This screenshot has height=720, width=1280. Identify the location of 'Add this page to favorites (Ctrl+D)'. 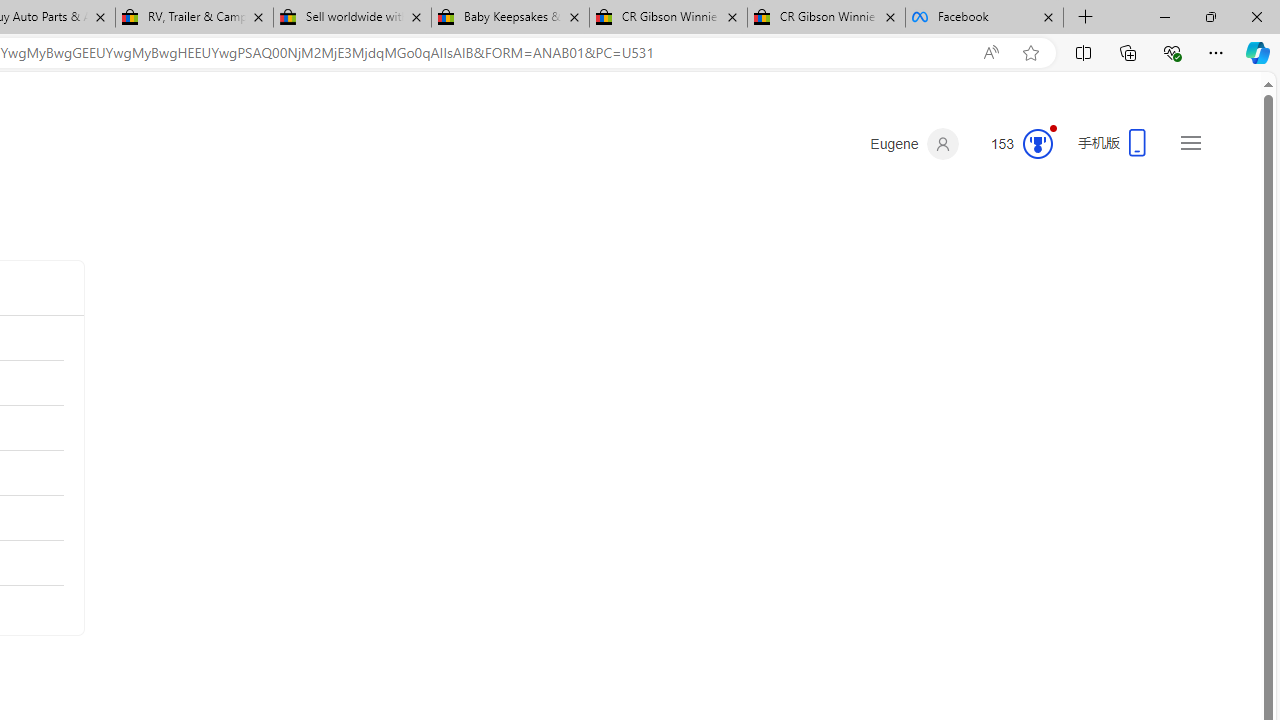
(1031, 52).